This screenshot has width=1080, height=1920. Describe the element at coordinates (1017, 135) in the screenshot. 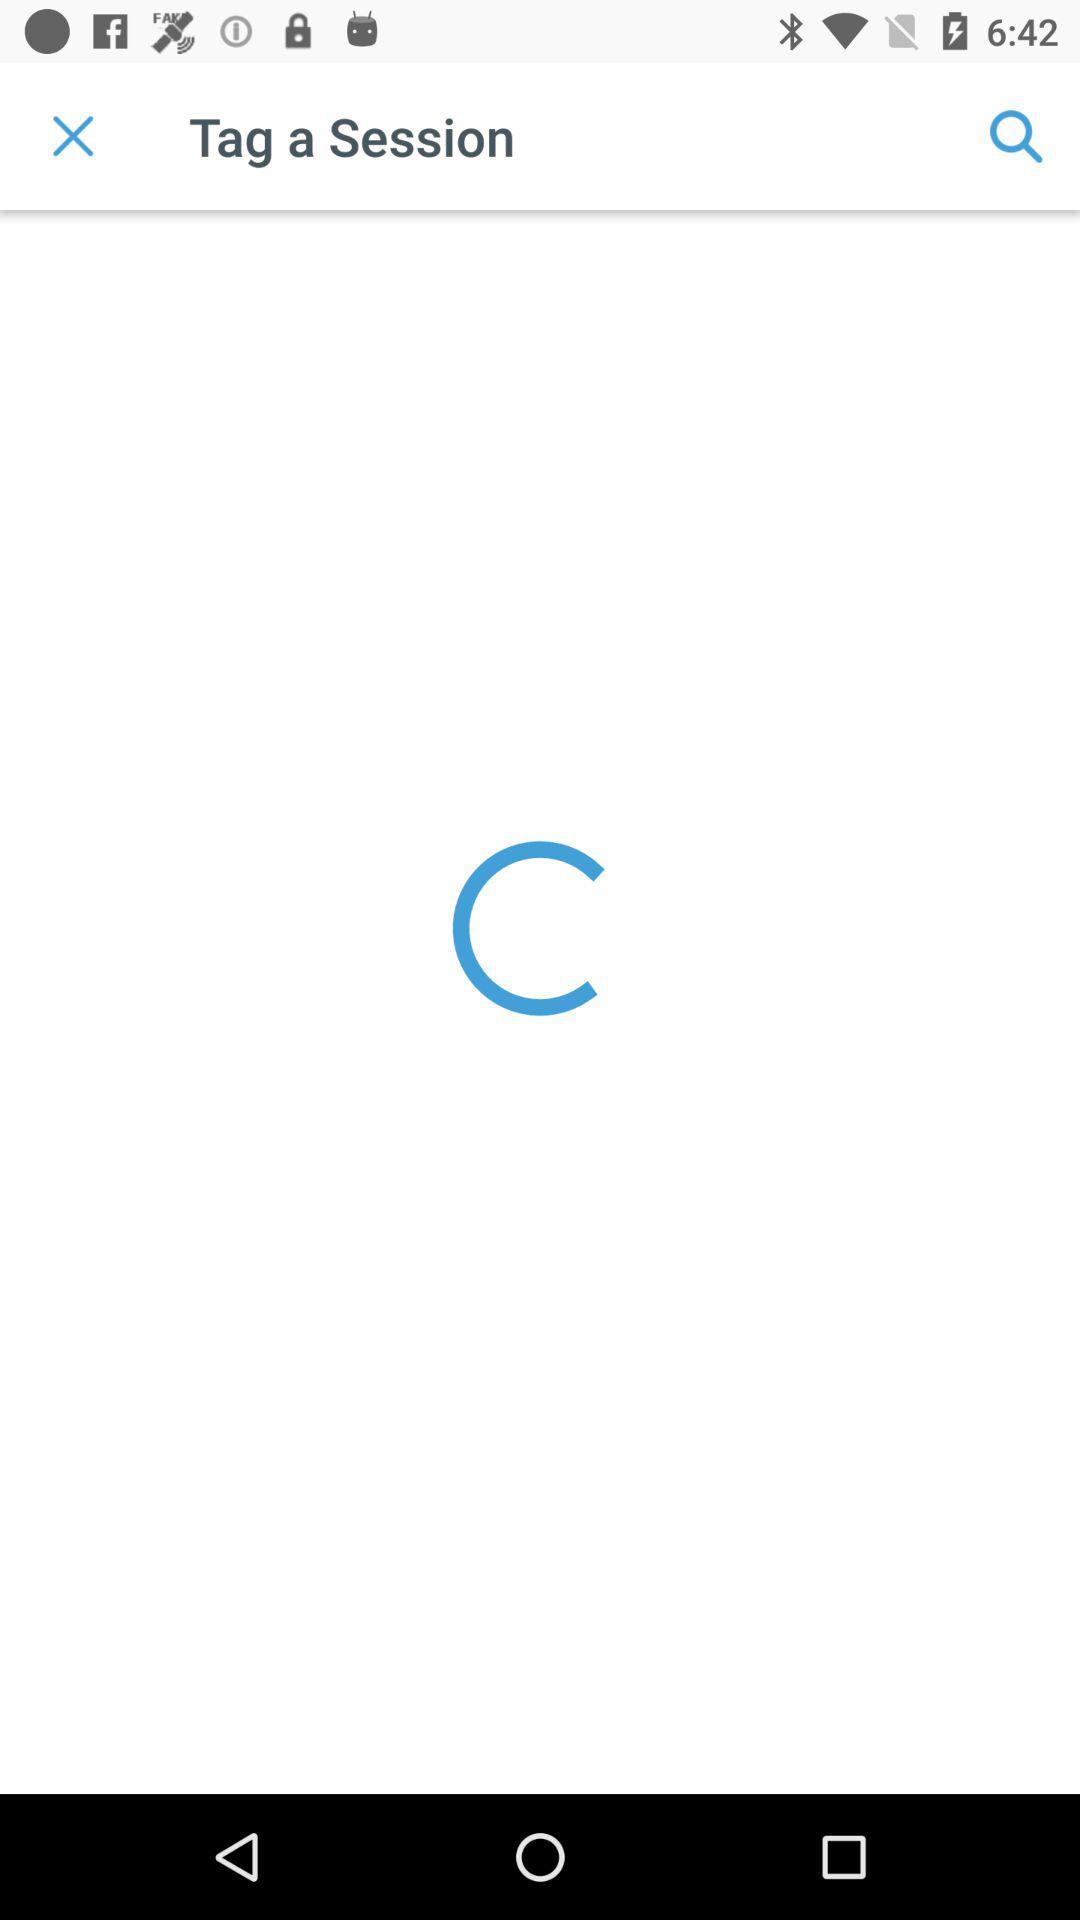

I see `the item at the top right corner` at that location.